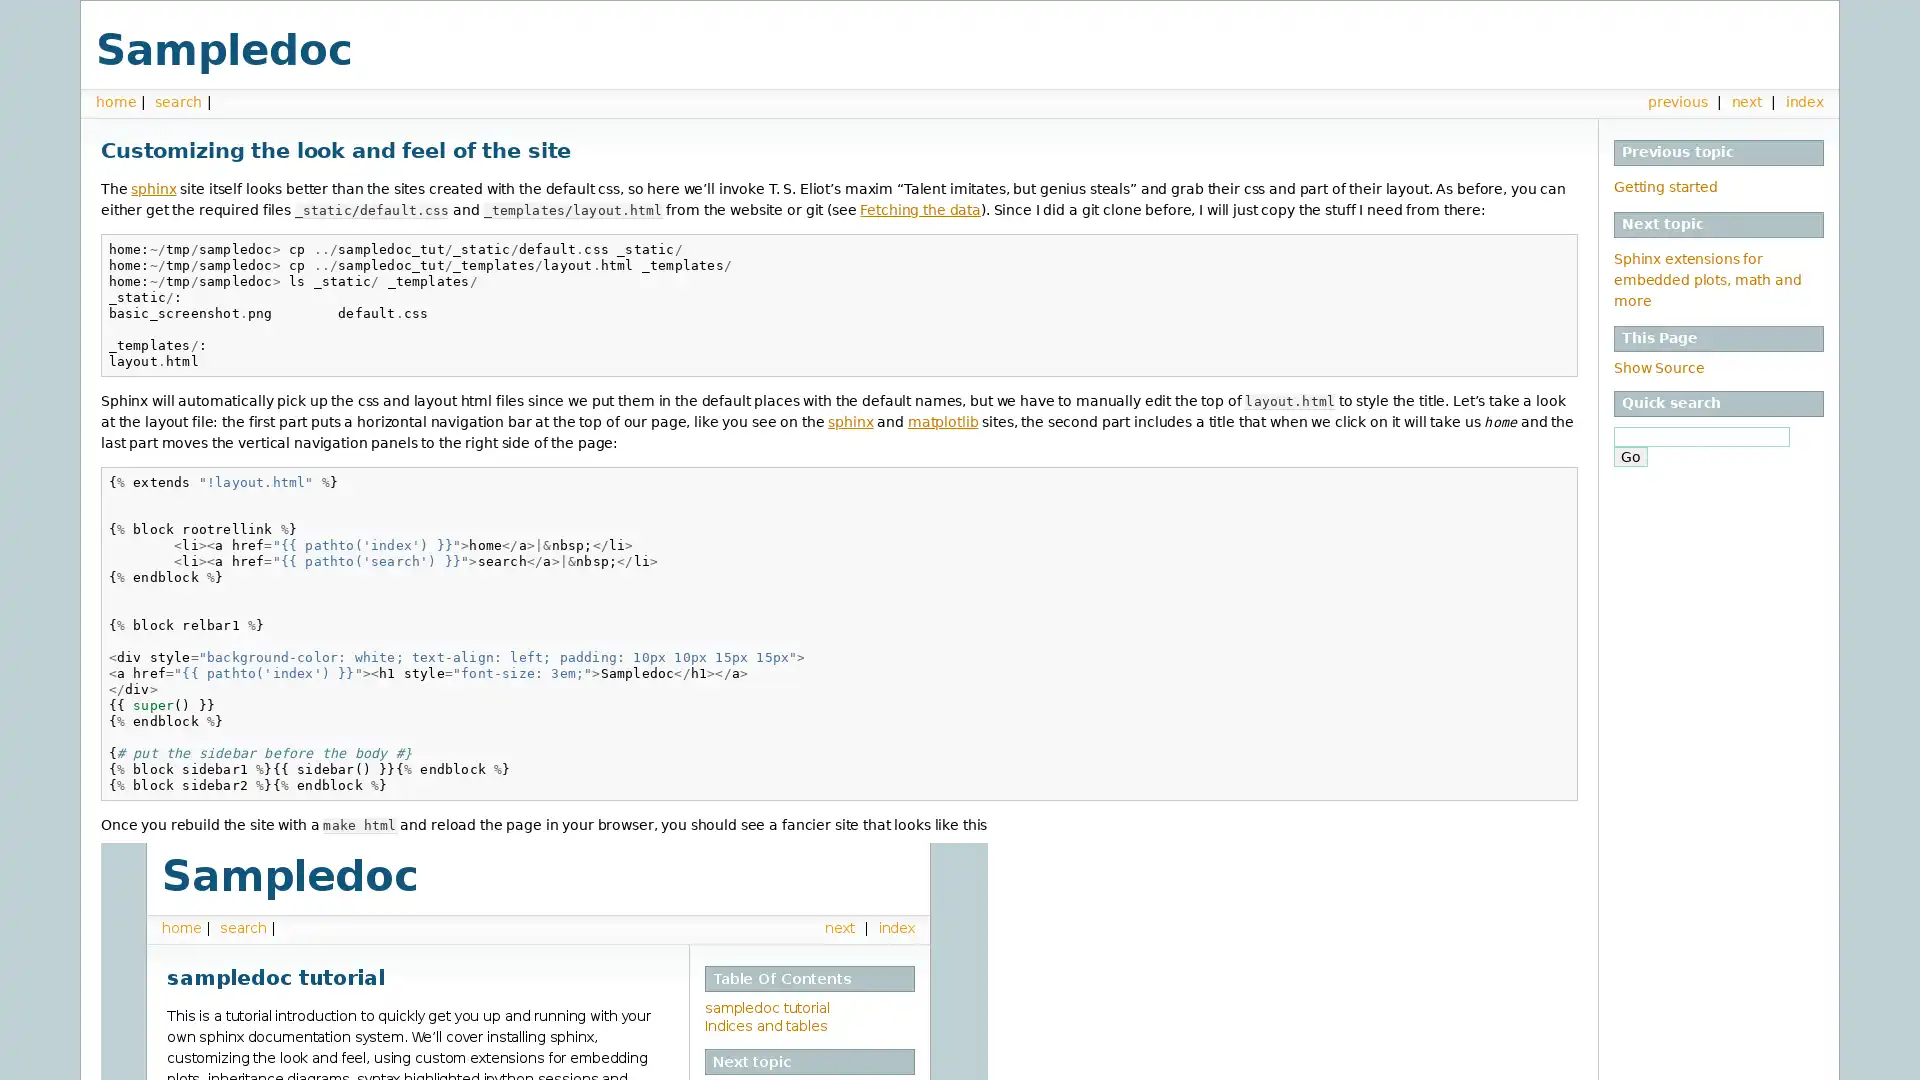 The image size is (1920, 1080). Describe the element at coordinates (1631, 455) in the screenshot. I see `Go` at that location.